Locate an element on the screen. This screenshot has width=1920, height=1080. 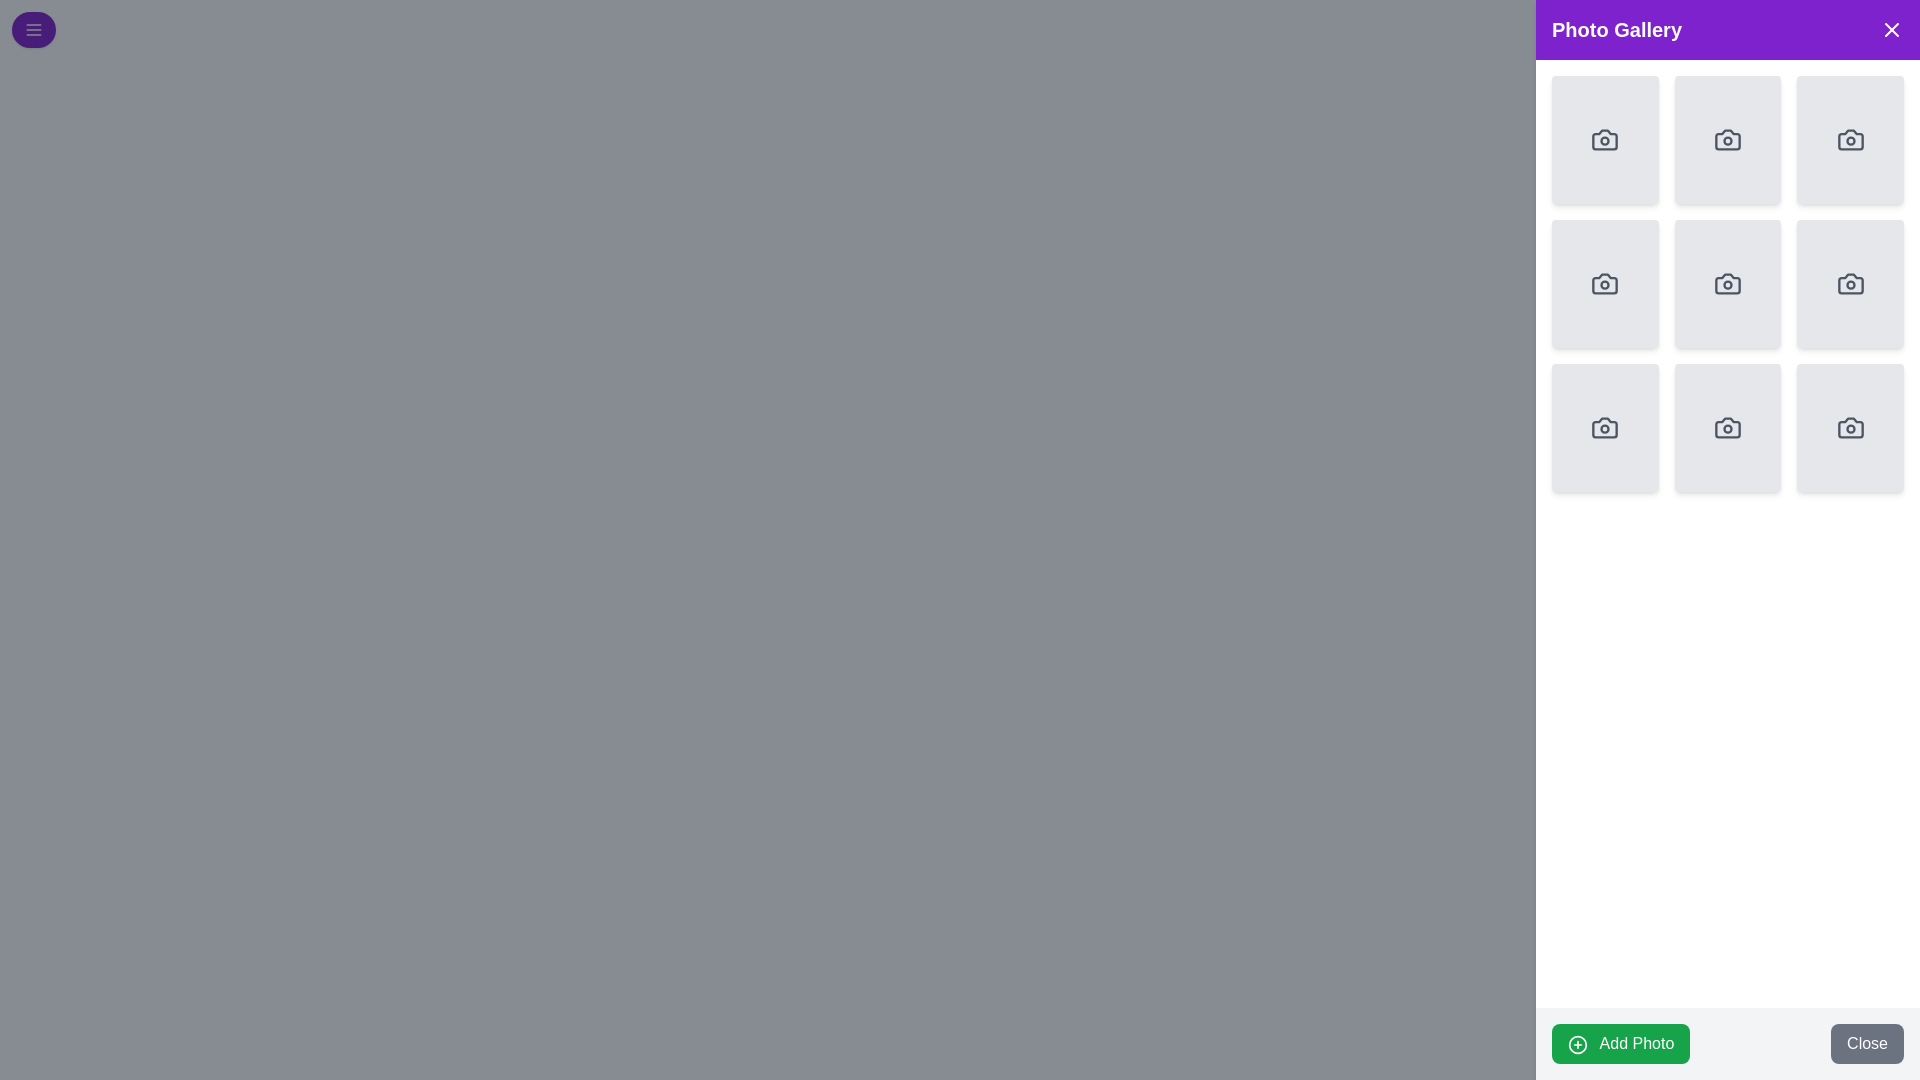
the icon representing an interactive placeholder in the middle row of a 3x3 grid layout within the right-aligned photo gallery panel is located at coordinates (1727, 427).